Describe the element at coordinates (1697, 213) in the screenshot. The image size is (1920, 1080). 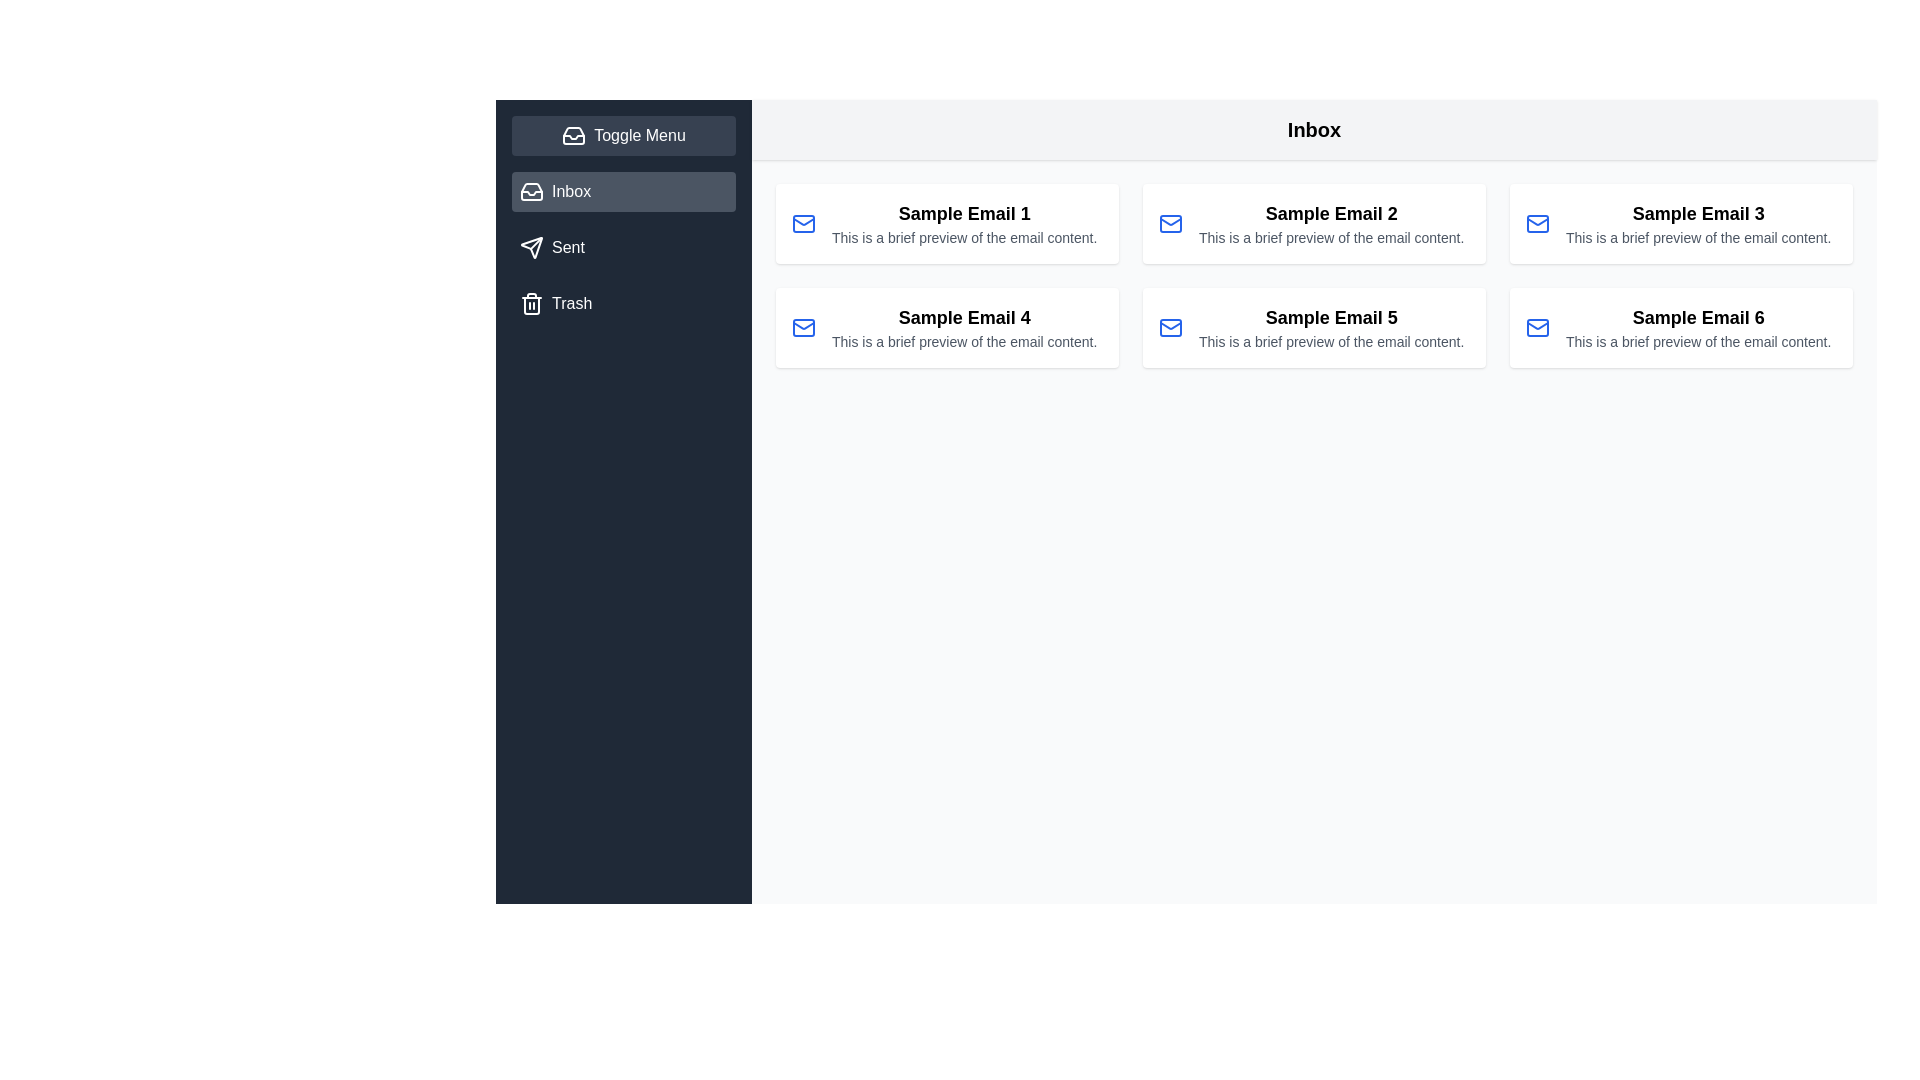
I see `the text label displaying 'Sample Email 3' which is styled as a heading and located in the top-right panel of the Inbox section` at that location.